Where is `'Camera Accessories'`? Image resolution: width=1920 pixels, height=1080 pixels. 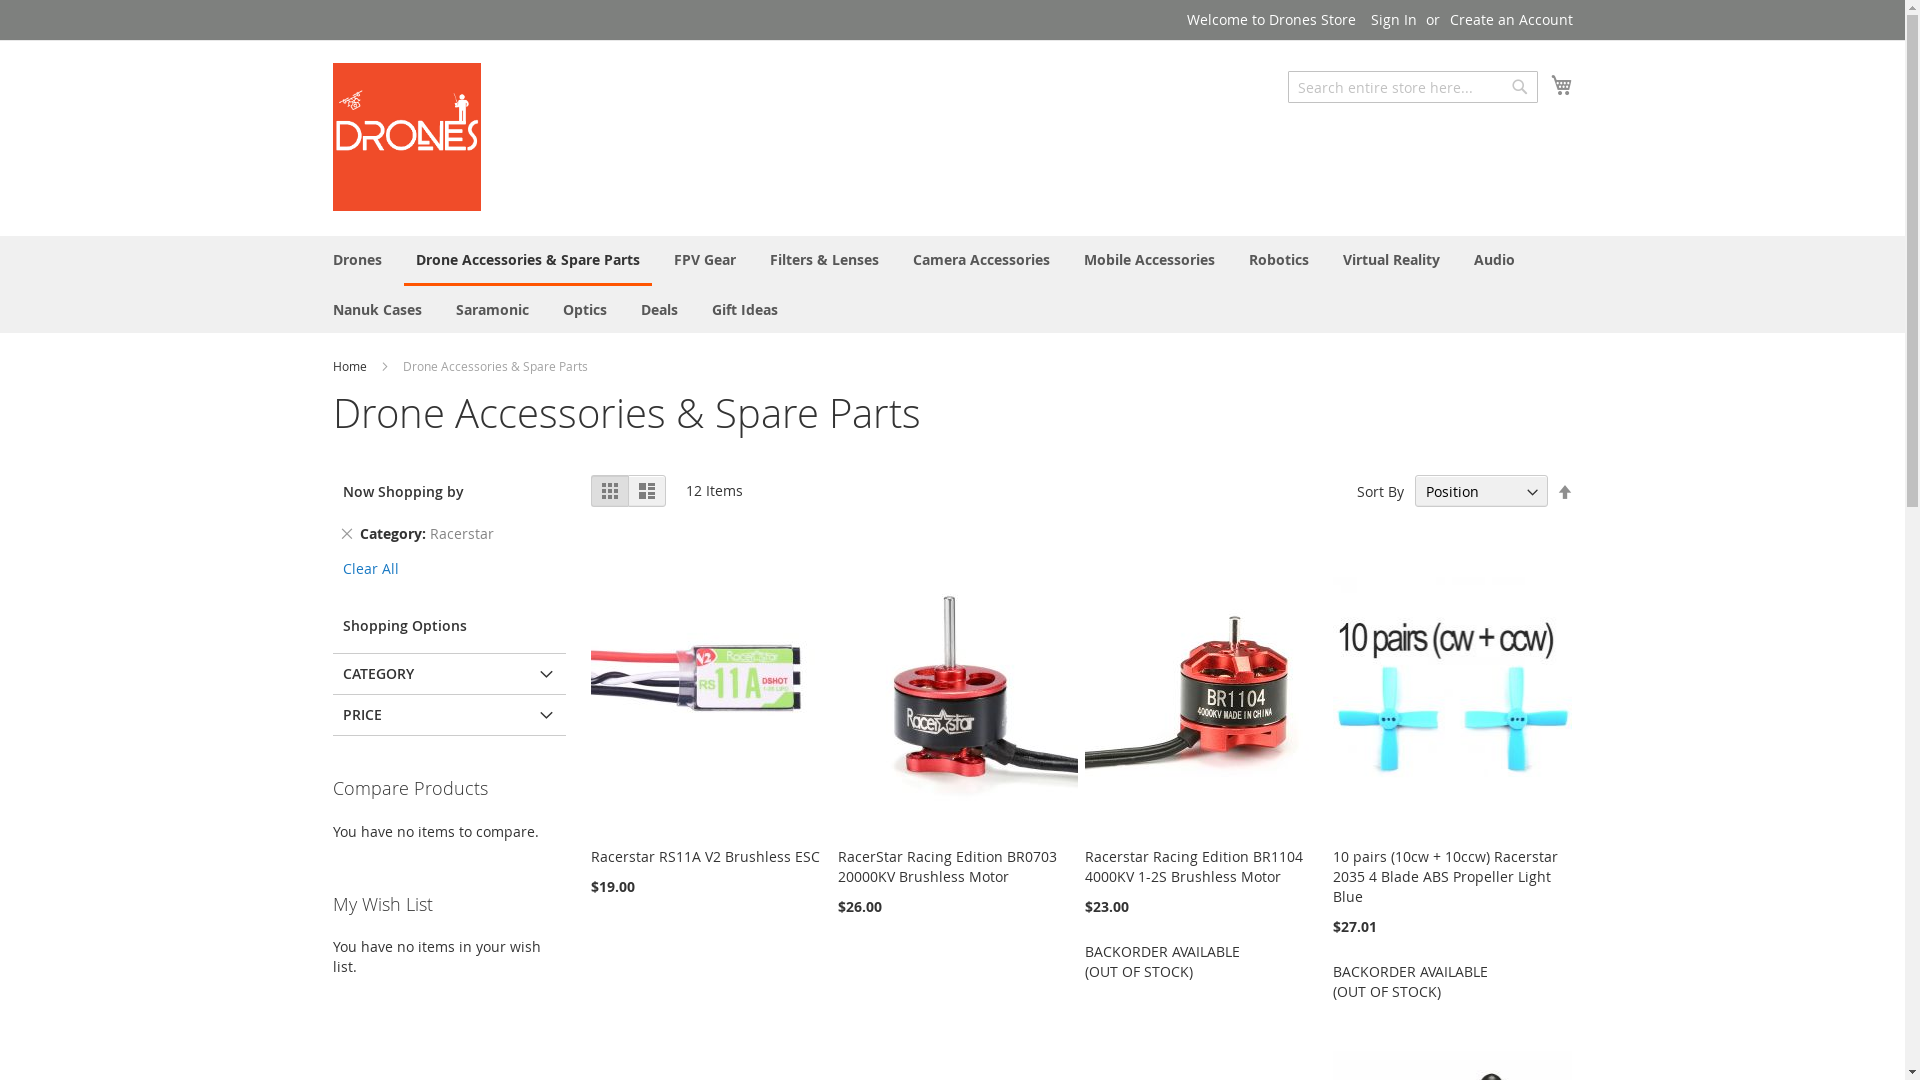
'Camera Accessories' is located at coordinates (980, 258).